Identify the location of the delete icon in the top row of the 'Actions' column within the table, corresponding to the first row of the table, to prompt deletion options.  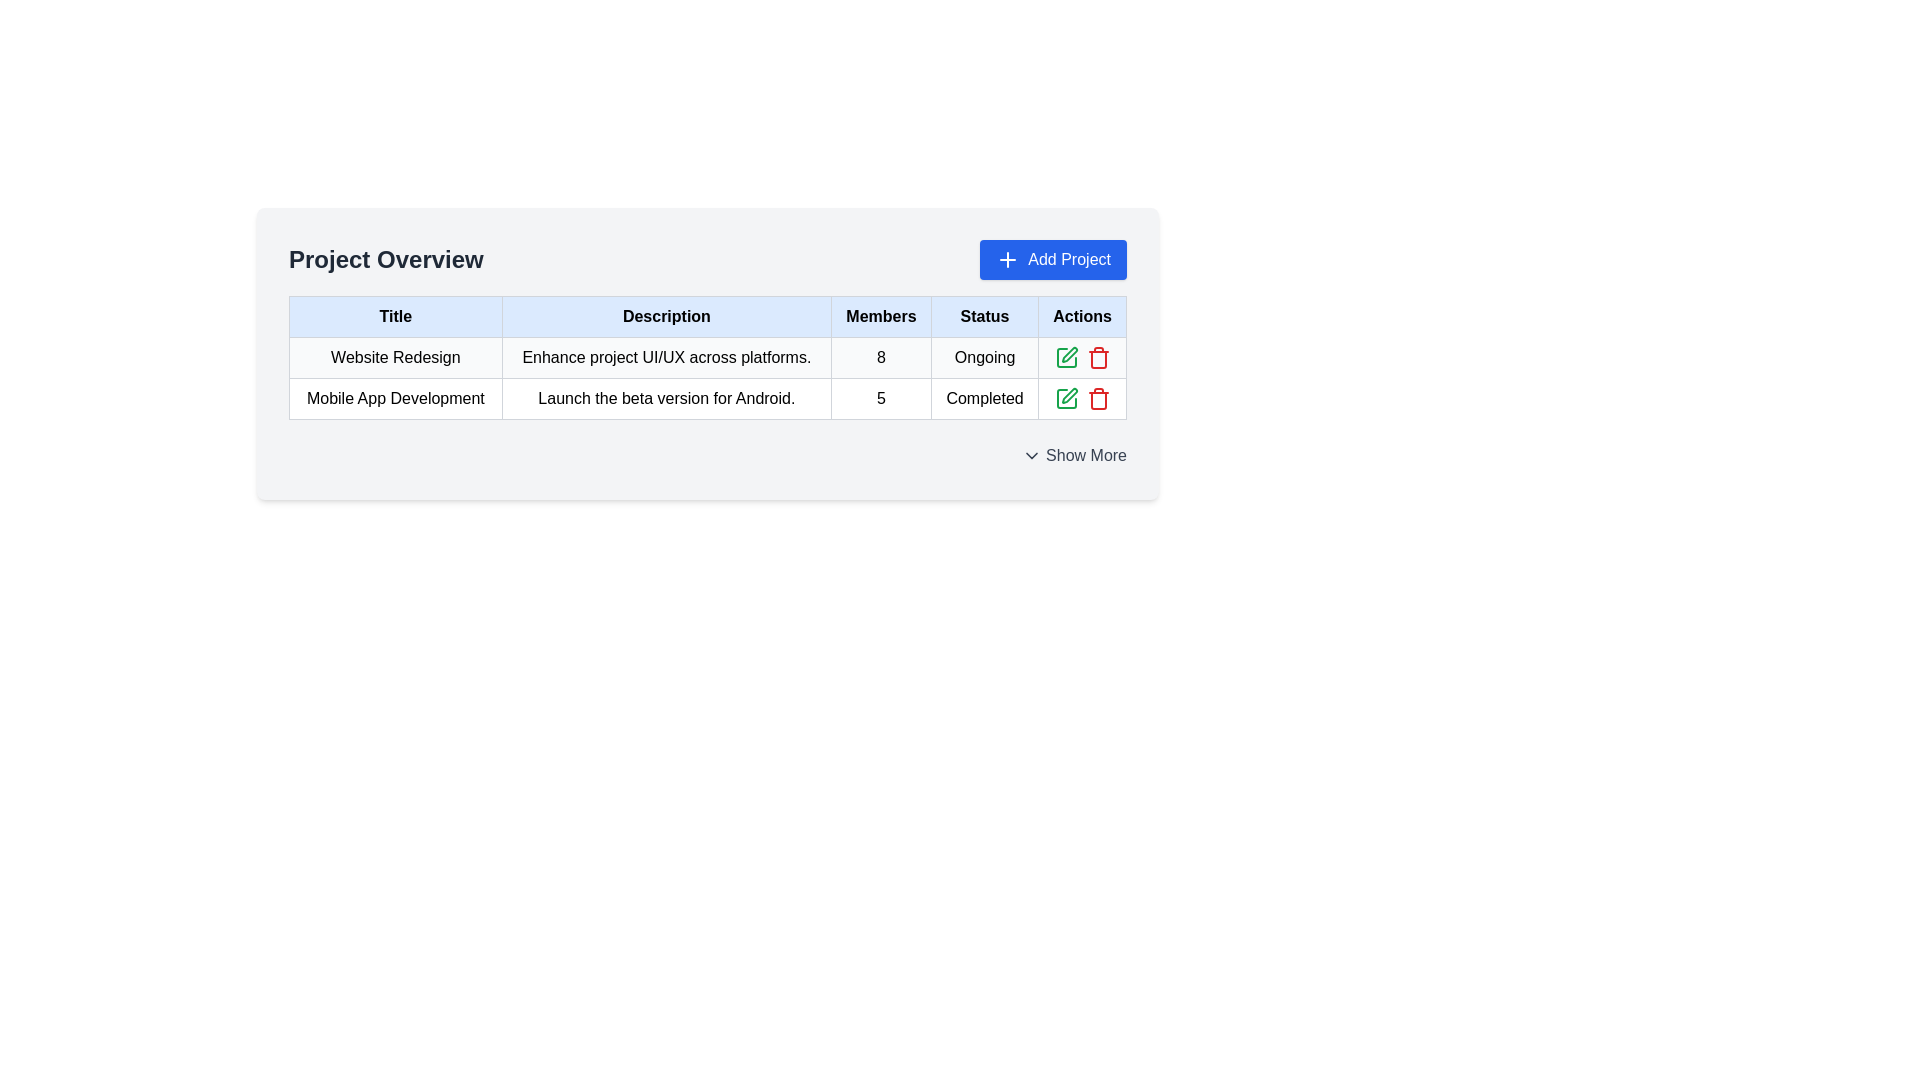
(1081, 357).